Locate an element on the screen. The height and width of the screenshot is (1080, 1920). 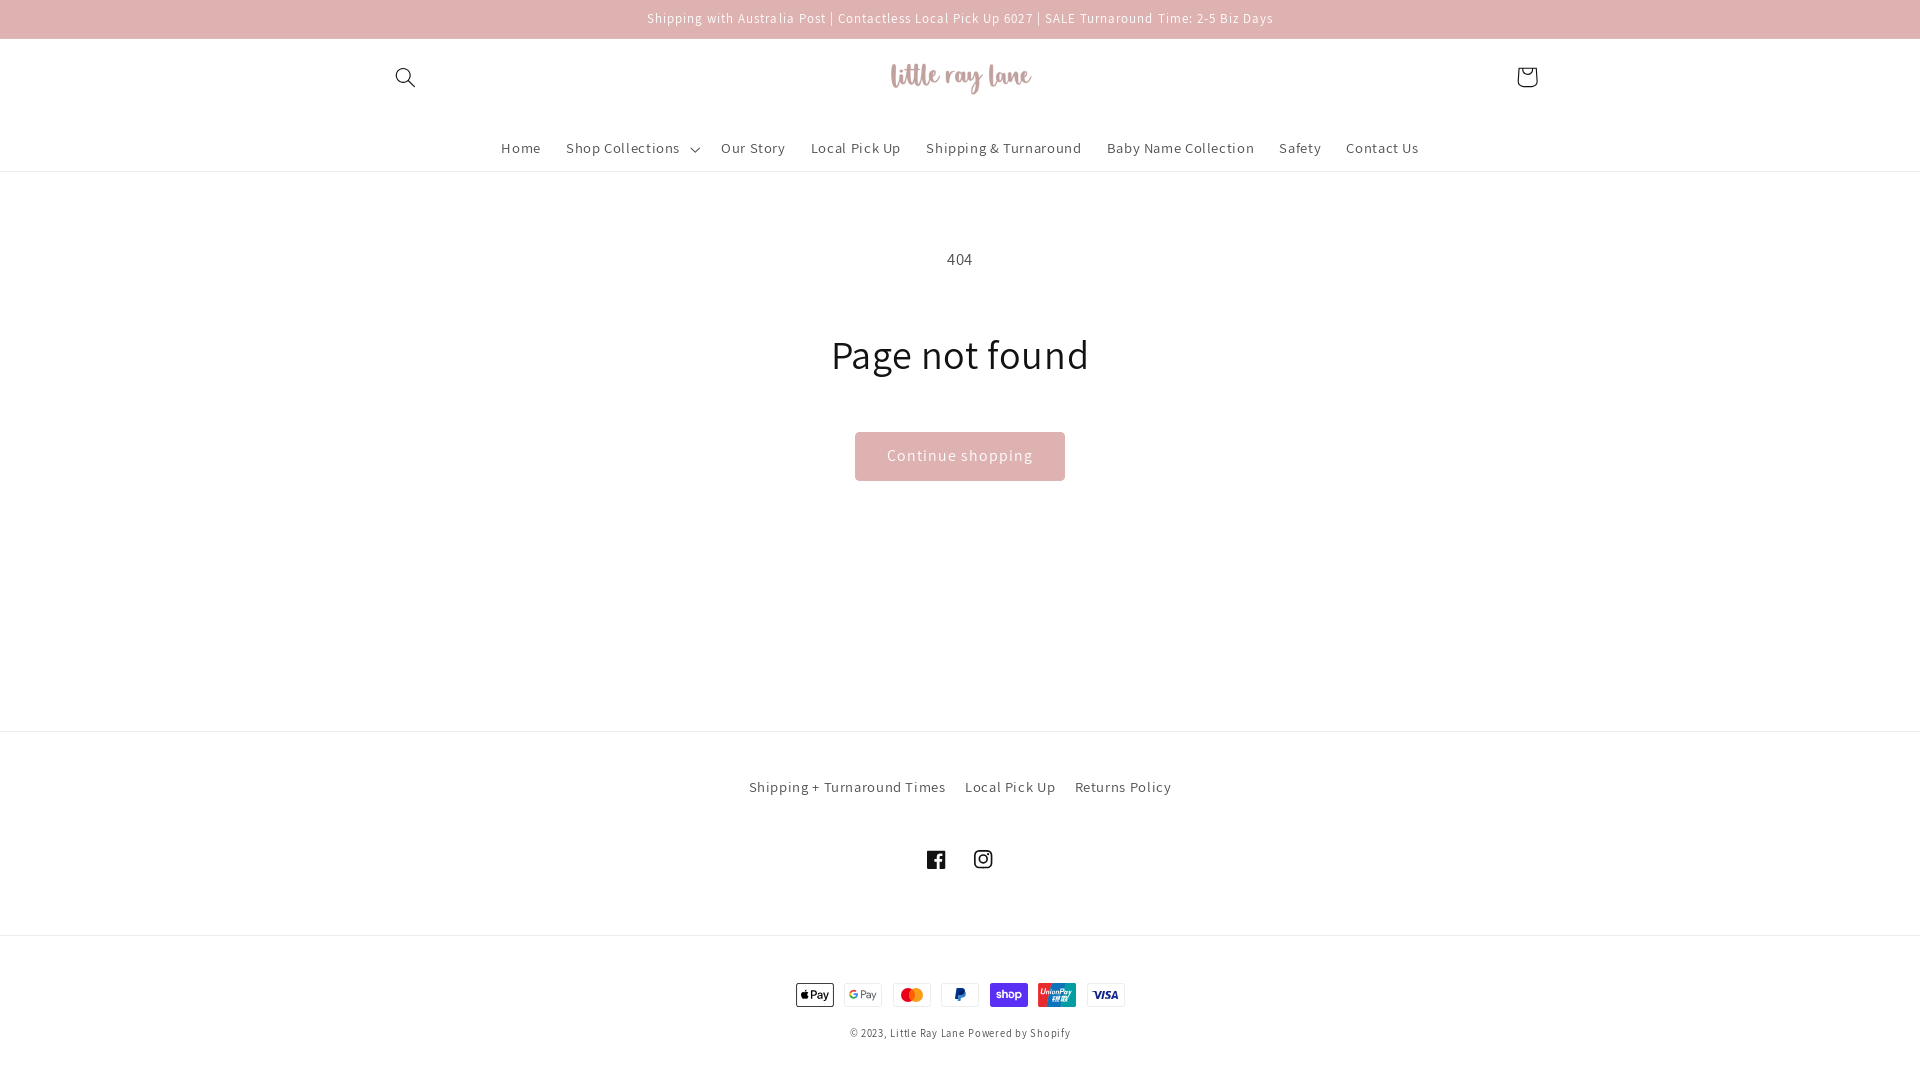
'Home' is located at coordinates (521, 148).